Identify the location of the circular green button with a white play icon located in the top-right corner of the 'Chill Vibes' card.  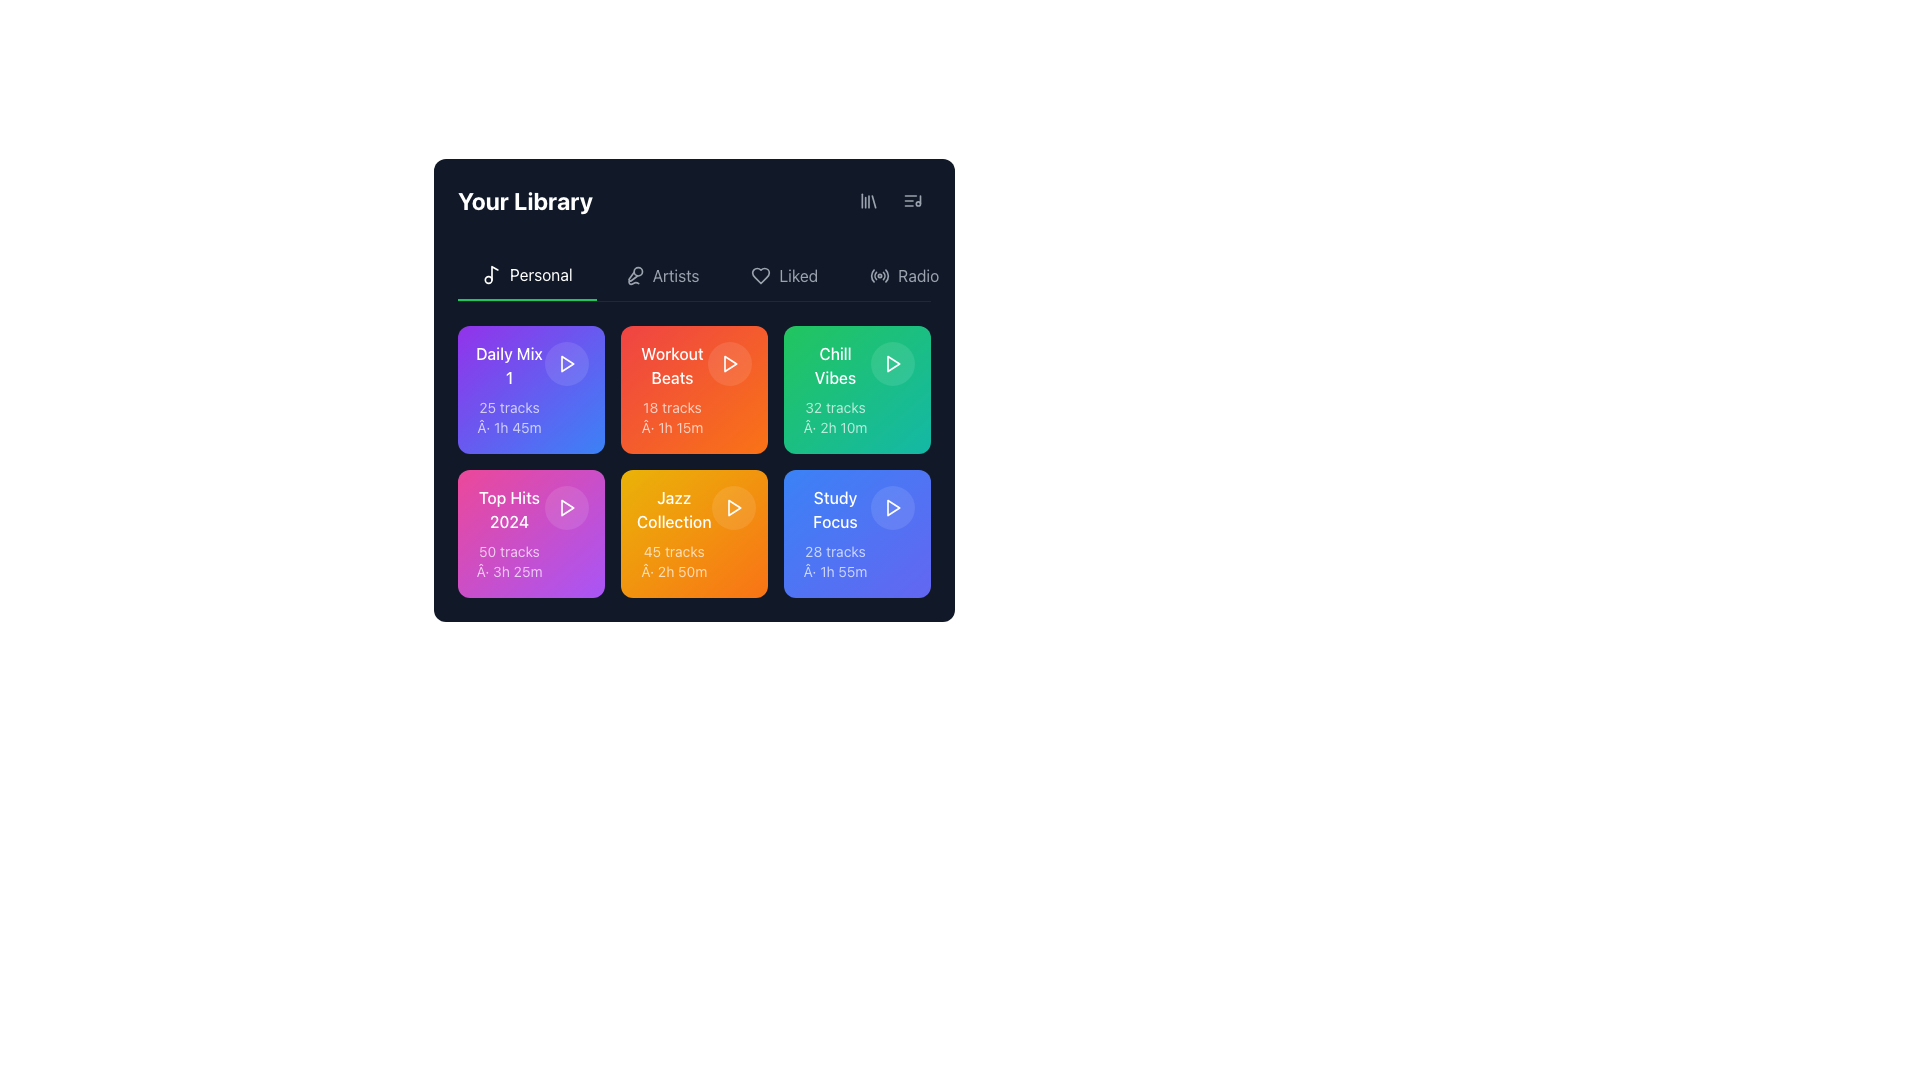
(891, 363).